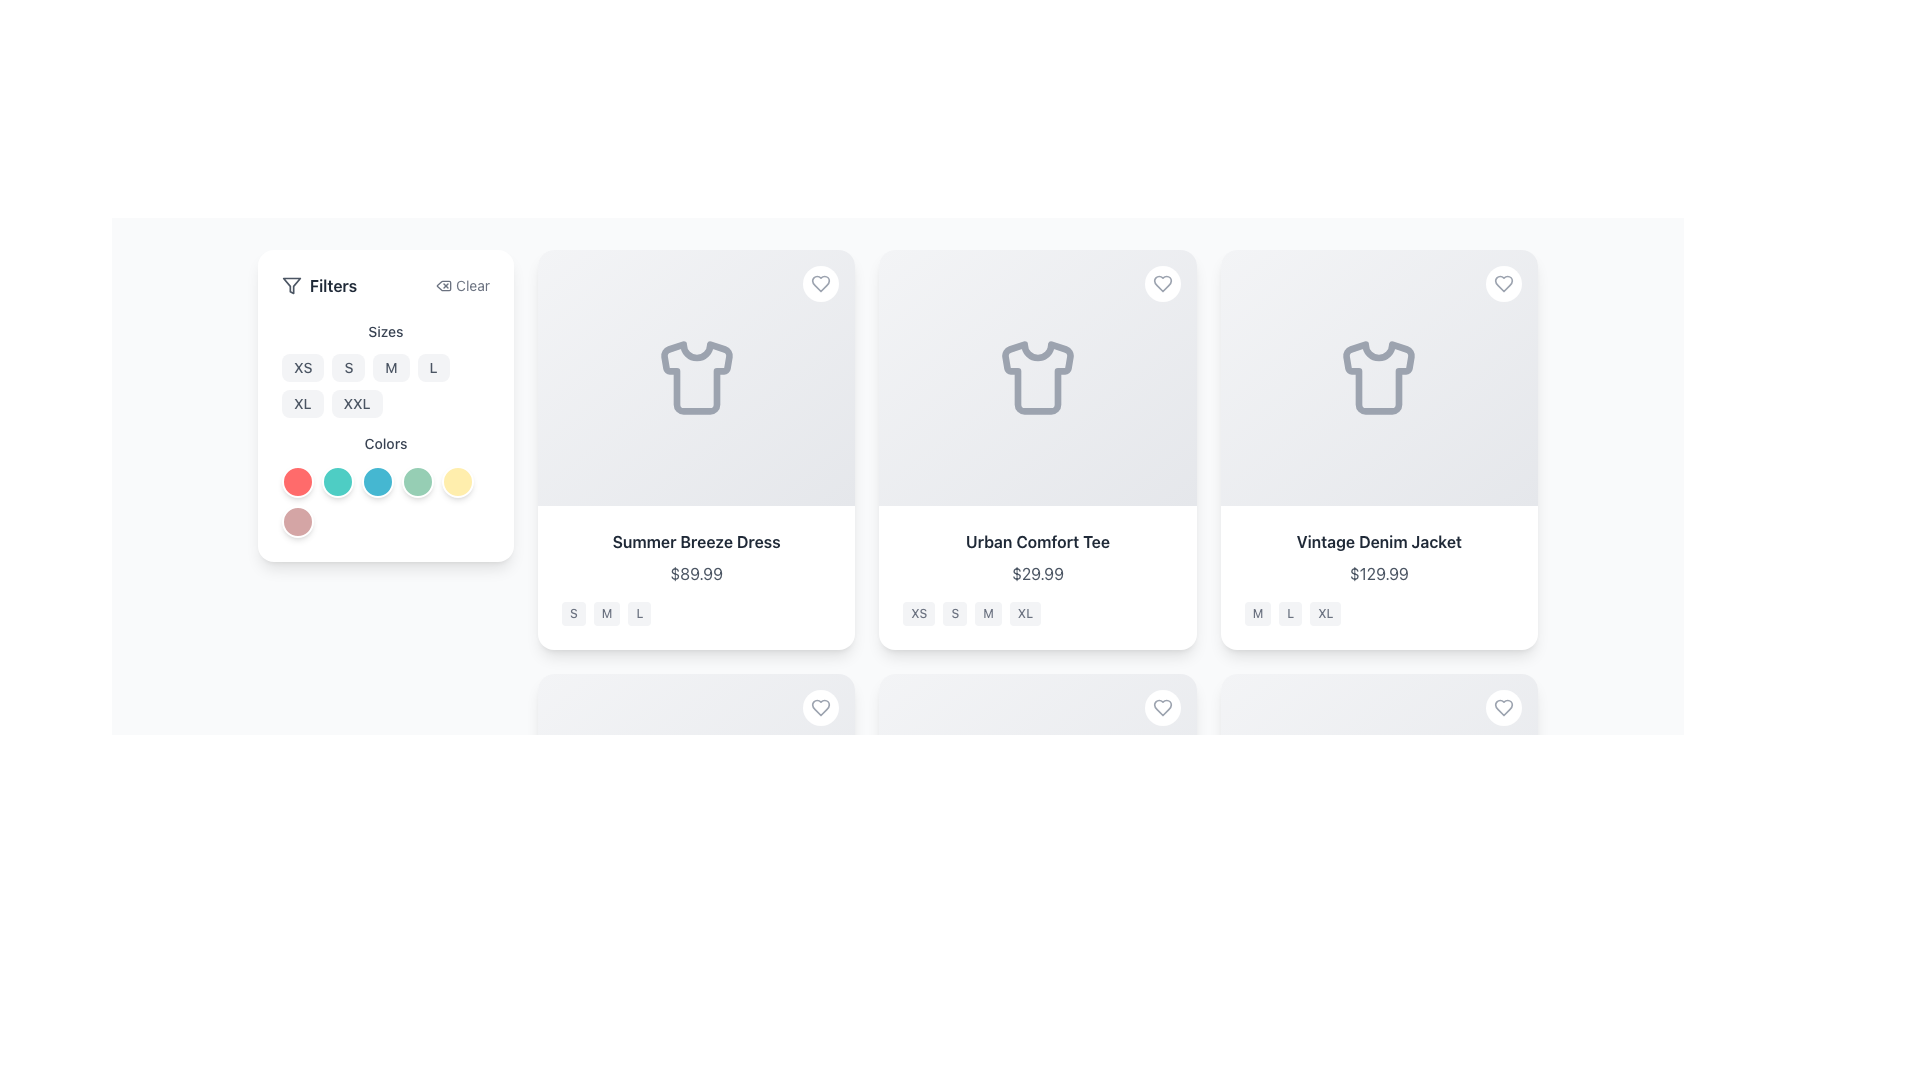 This screenshot has height=1080, width=1920. I want to click on each button in the Interactive button group located in the 'Colors' section of the 'Filters' panel on the left side of the interface, positioned below the 'Sizes' options, so click(385, 500).